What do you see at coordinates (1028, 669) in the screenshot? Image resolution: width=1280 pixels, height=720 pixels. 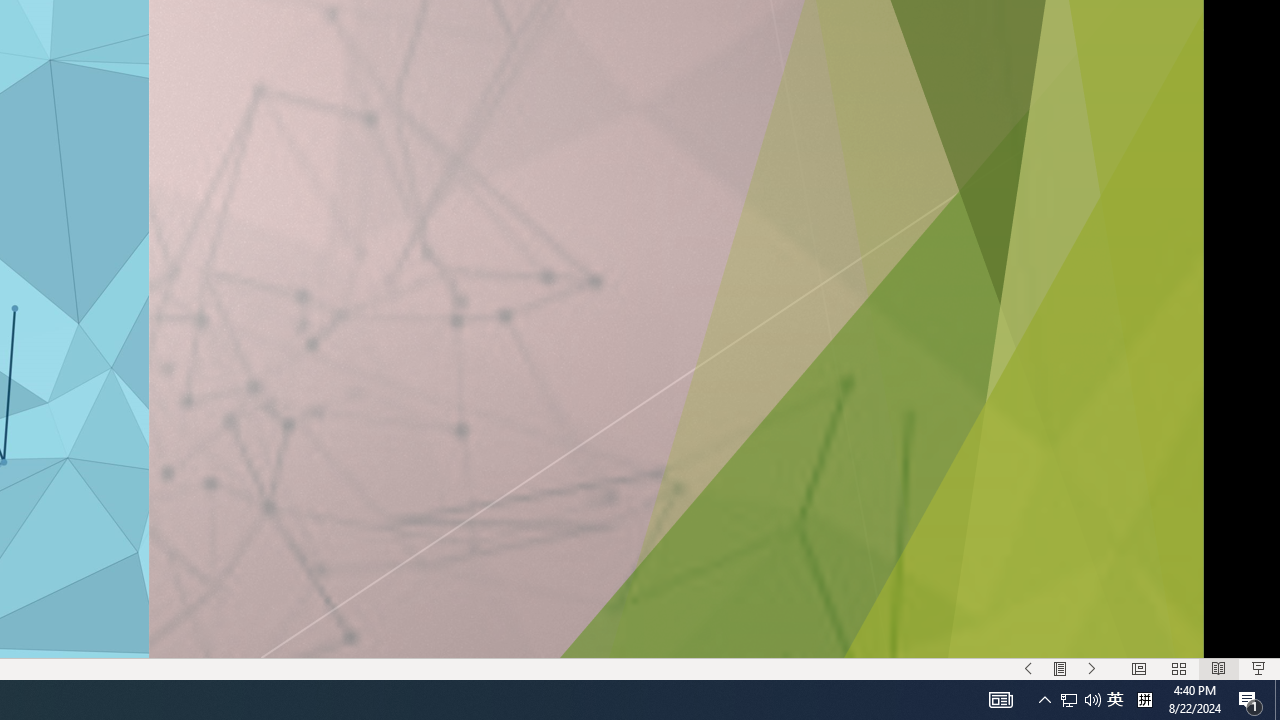 I see `'Slide Show Previous On'` at bounding box center [1028, 669].